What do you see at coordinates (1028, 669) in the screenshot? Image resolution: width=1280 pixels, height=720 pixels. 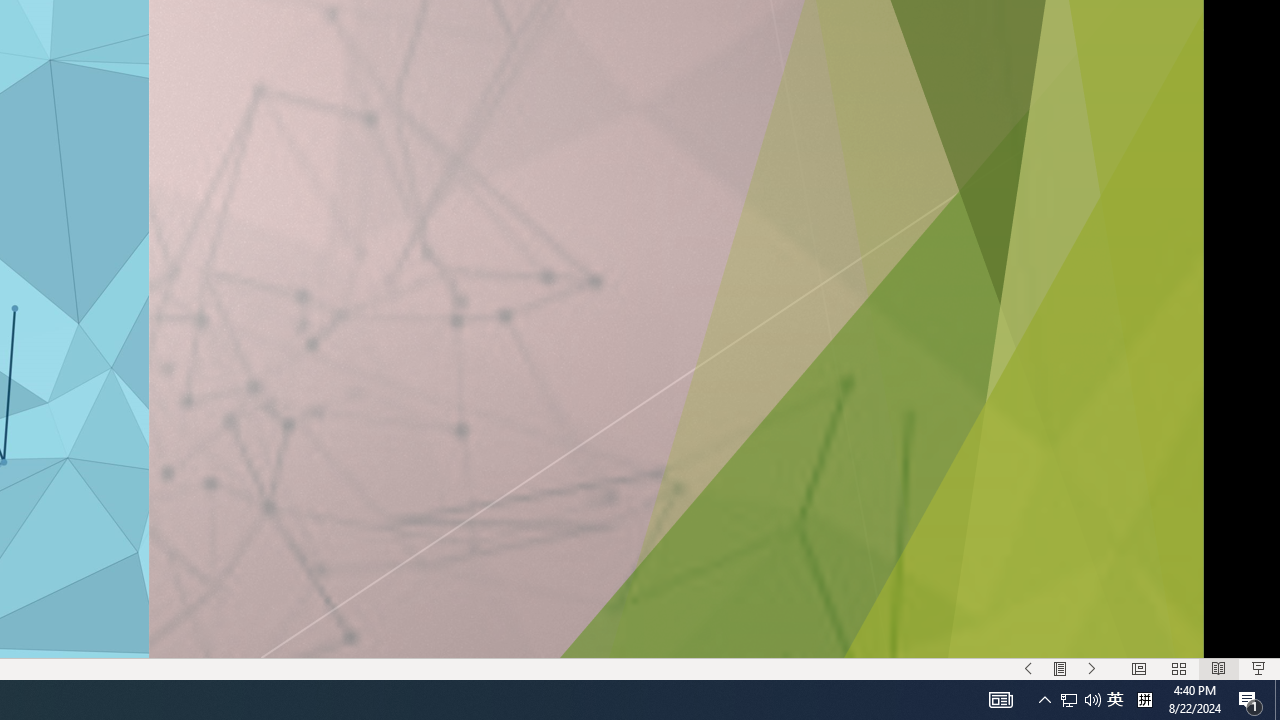 I see `'Slide Show Previous On'` at bounding box center [1028, 669].